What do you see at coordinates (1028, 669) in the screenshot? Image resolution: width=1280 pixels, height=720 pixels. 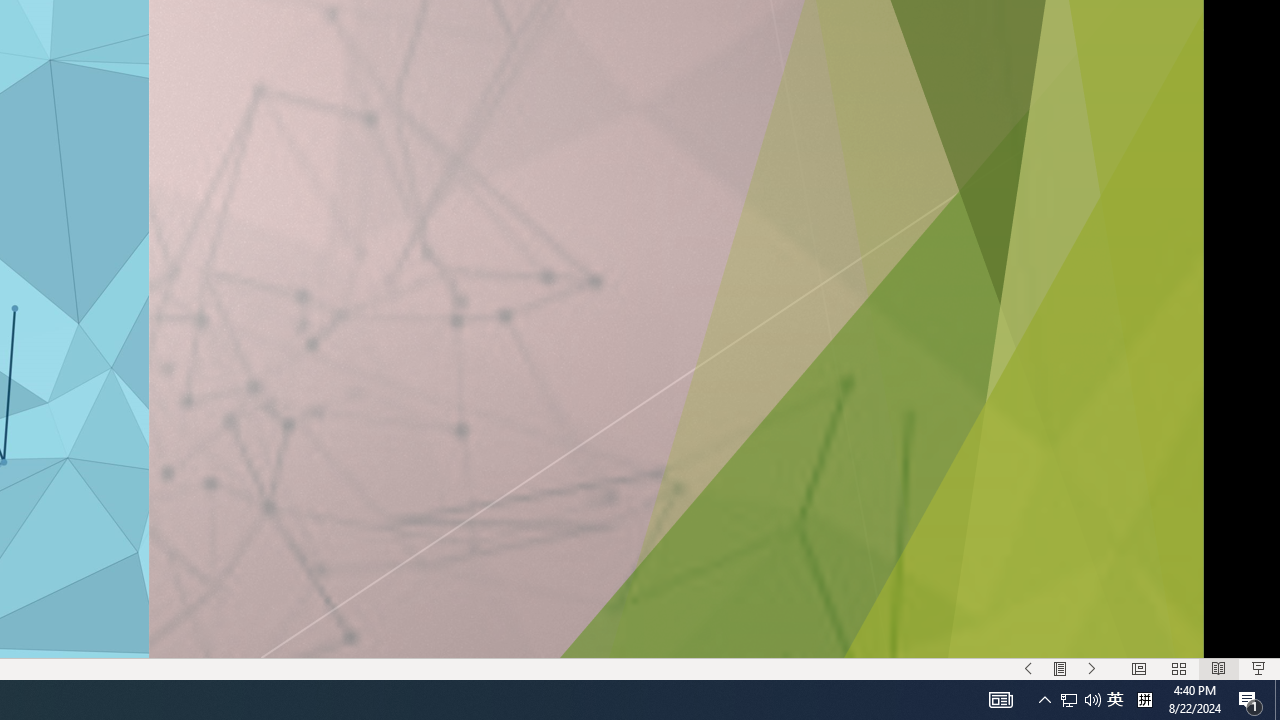 I see `'Slide Show Previous On'` at bounding box center [1028, 669].